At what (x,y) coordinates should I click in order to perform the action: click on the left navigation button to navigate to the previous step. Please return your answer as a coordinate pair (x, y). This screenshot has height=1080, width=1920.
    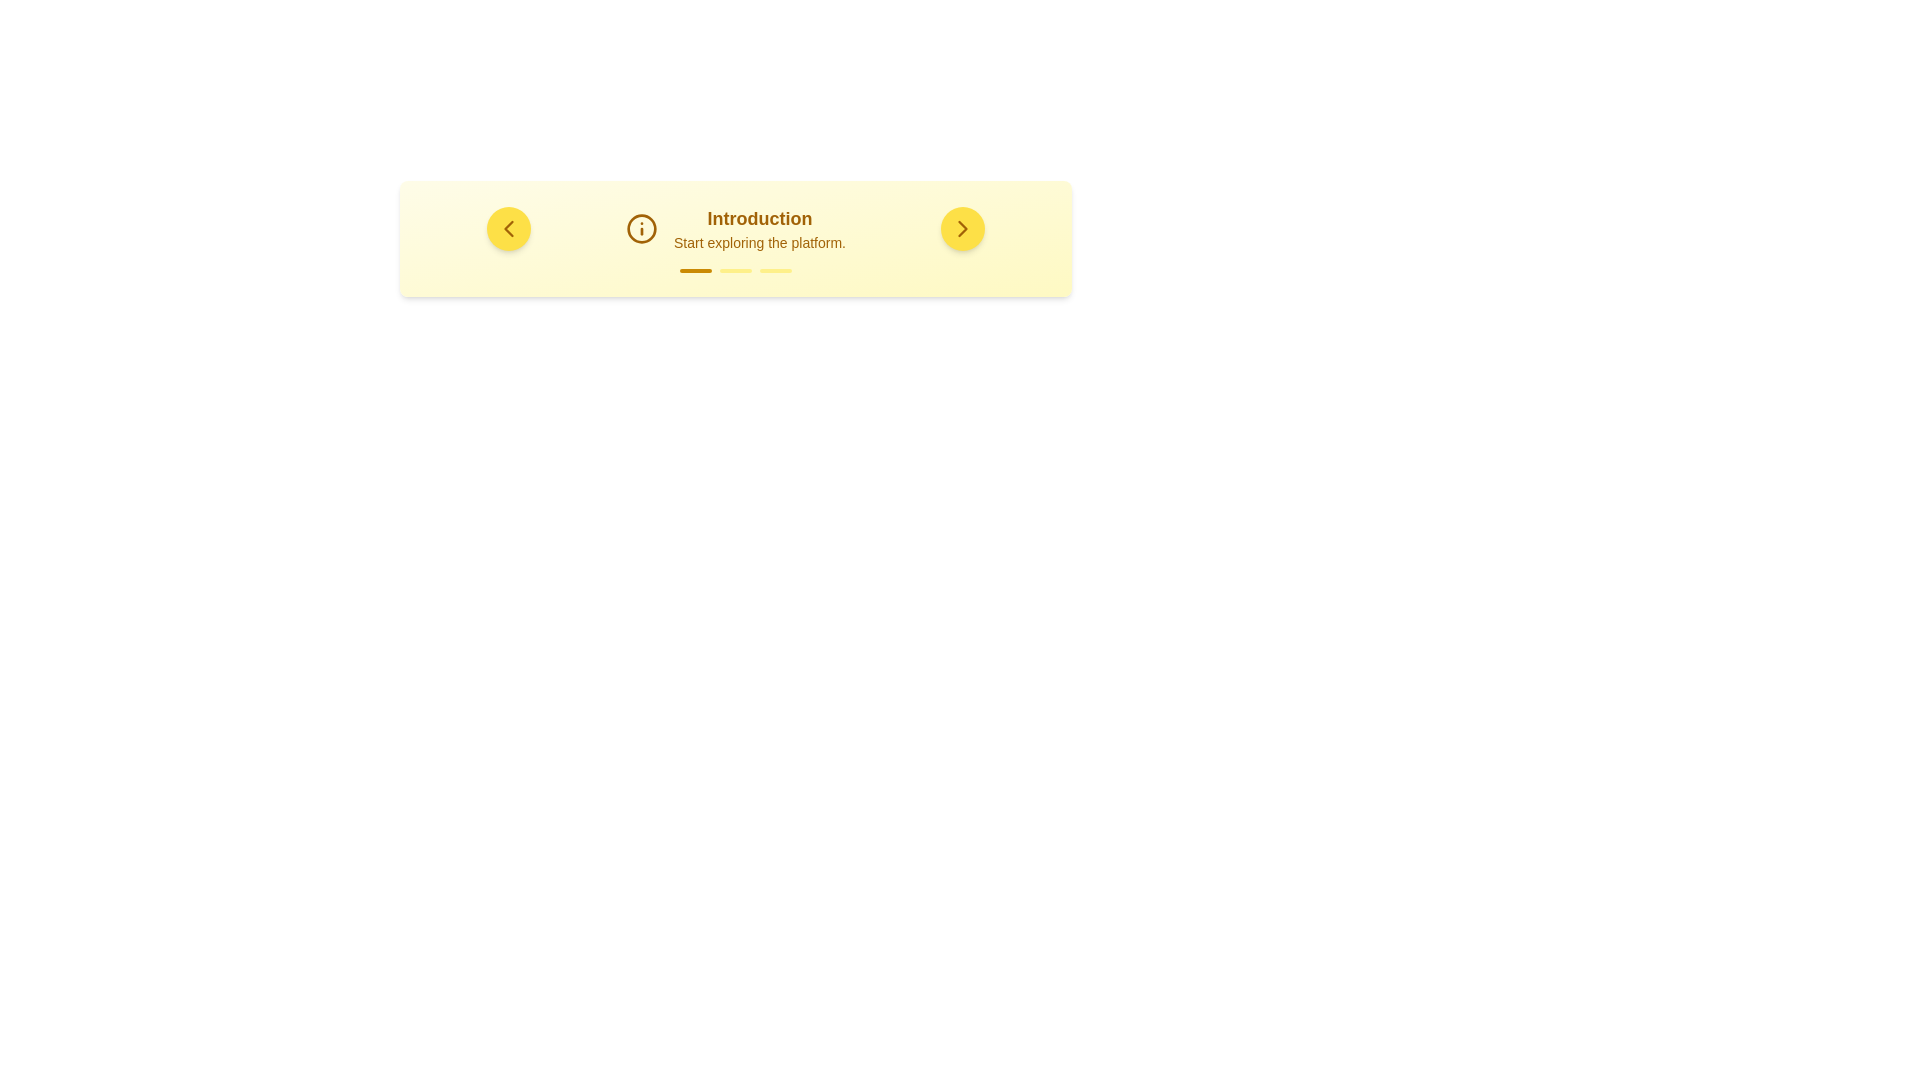
    Looking at the image, I should click on (508, 227).